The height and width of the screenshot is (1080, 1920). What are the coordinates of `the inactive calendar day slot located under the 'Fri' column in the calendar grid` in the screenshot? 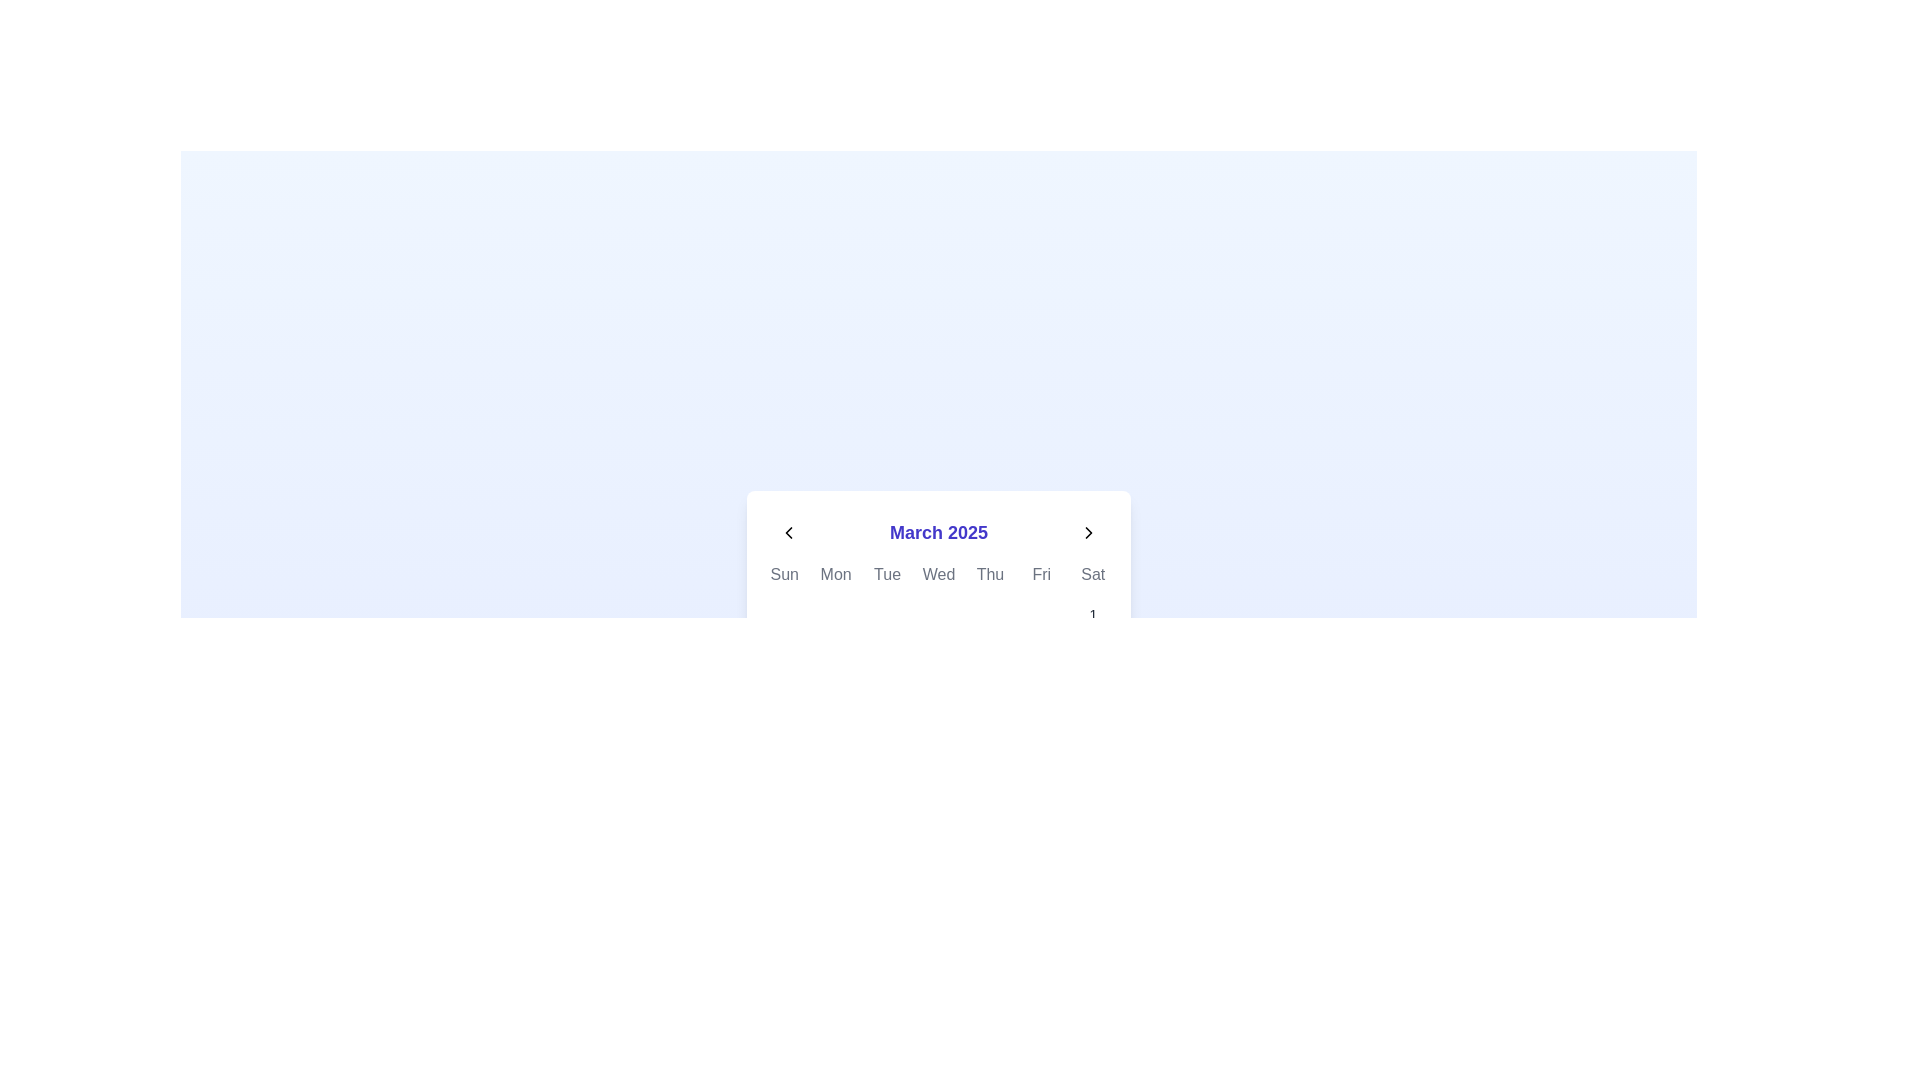 It's located at (1040, 613).